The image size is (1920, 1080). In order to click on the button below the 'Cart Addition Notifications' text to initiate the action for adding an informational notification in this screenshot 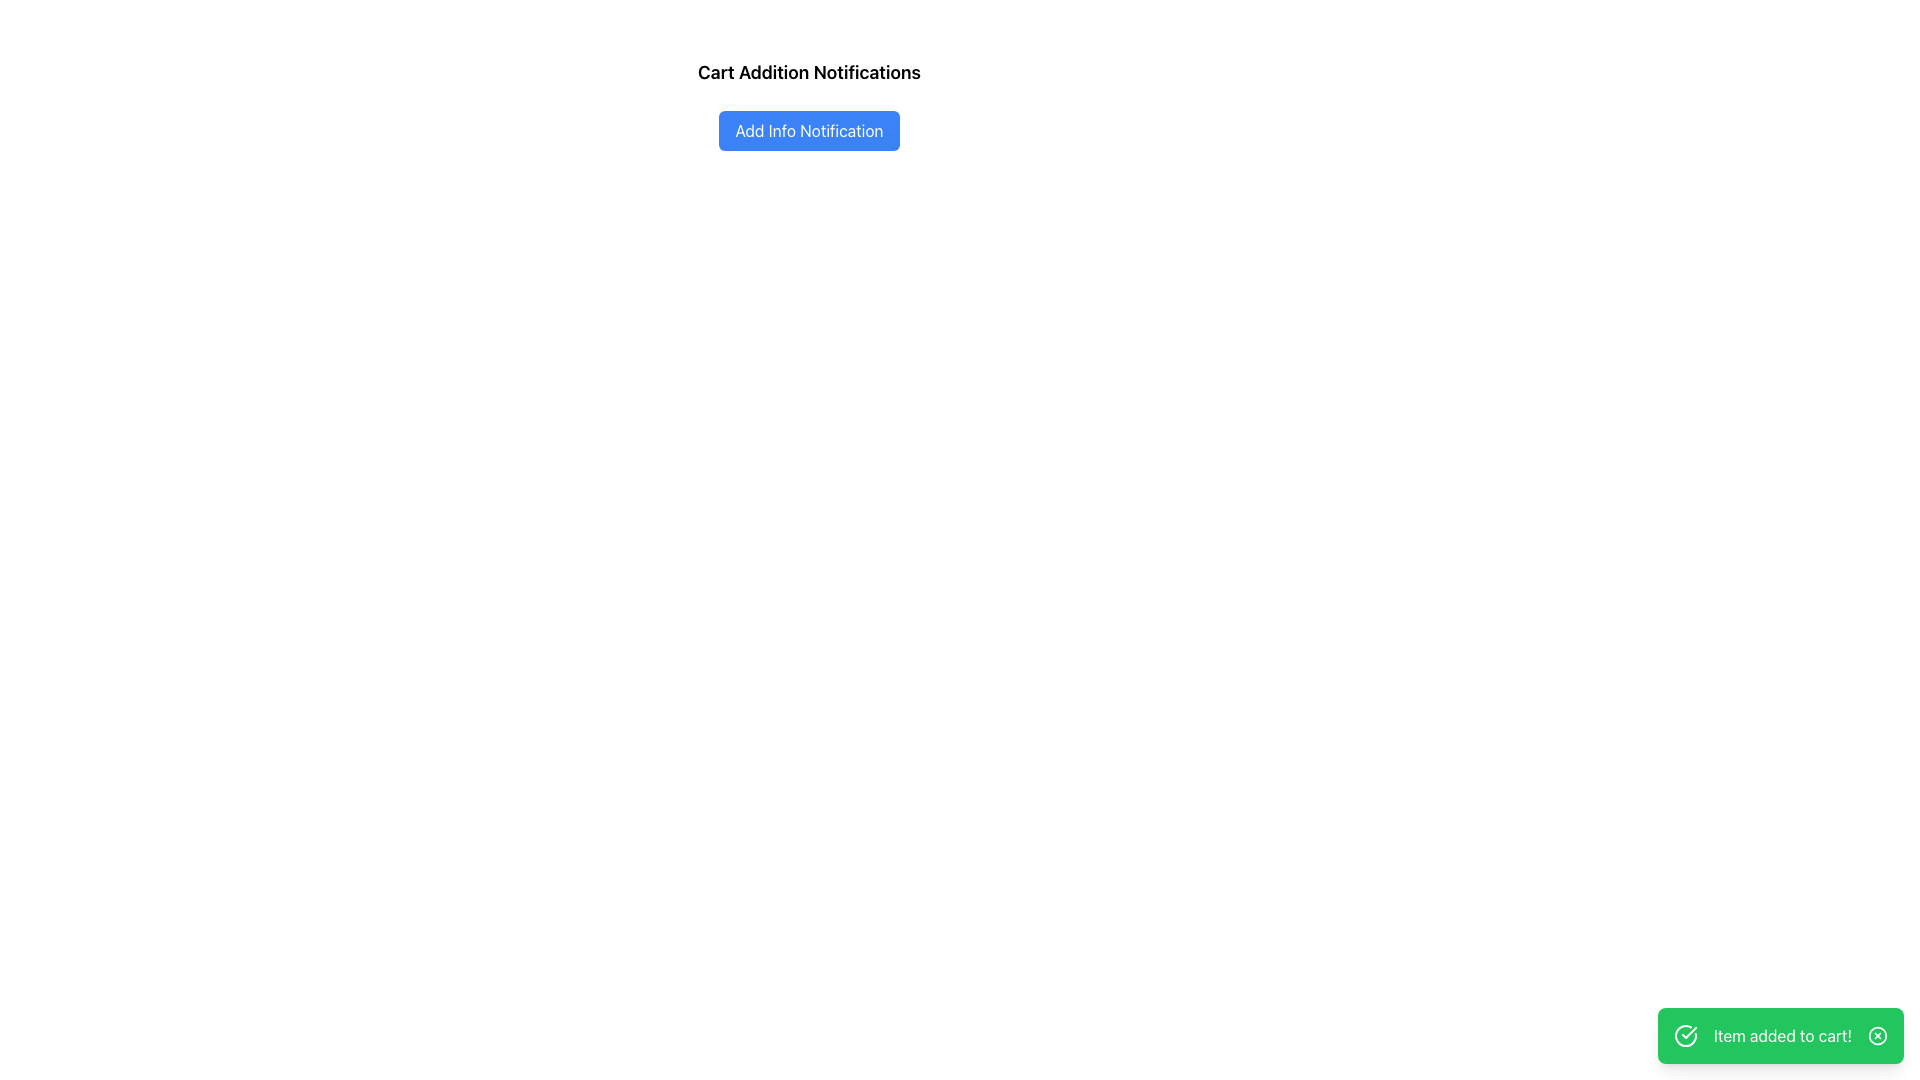, I will do `click(809, 131)`.